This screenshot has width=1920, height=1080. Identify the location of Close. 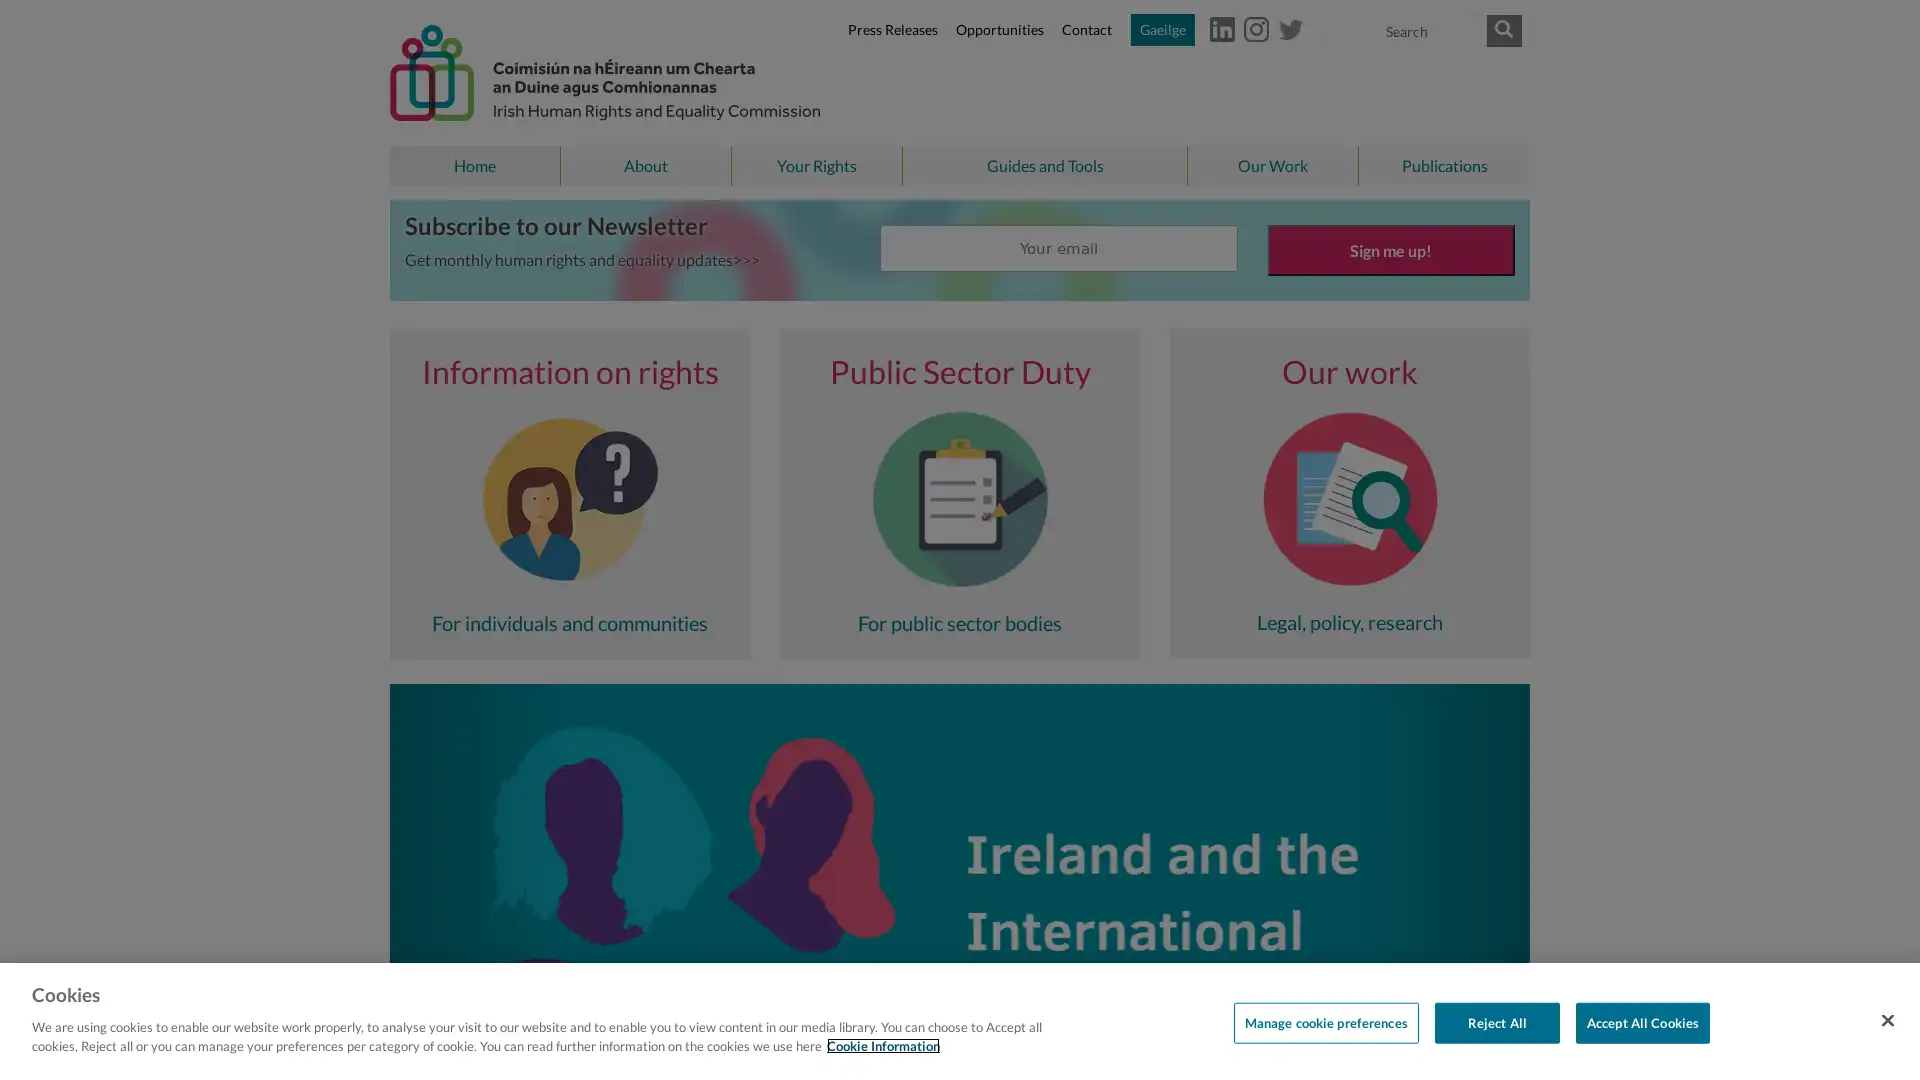
(1886, 1019).